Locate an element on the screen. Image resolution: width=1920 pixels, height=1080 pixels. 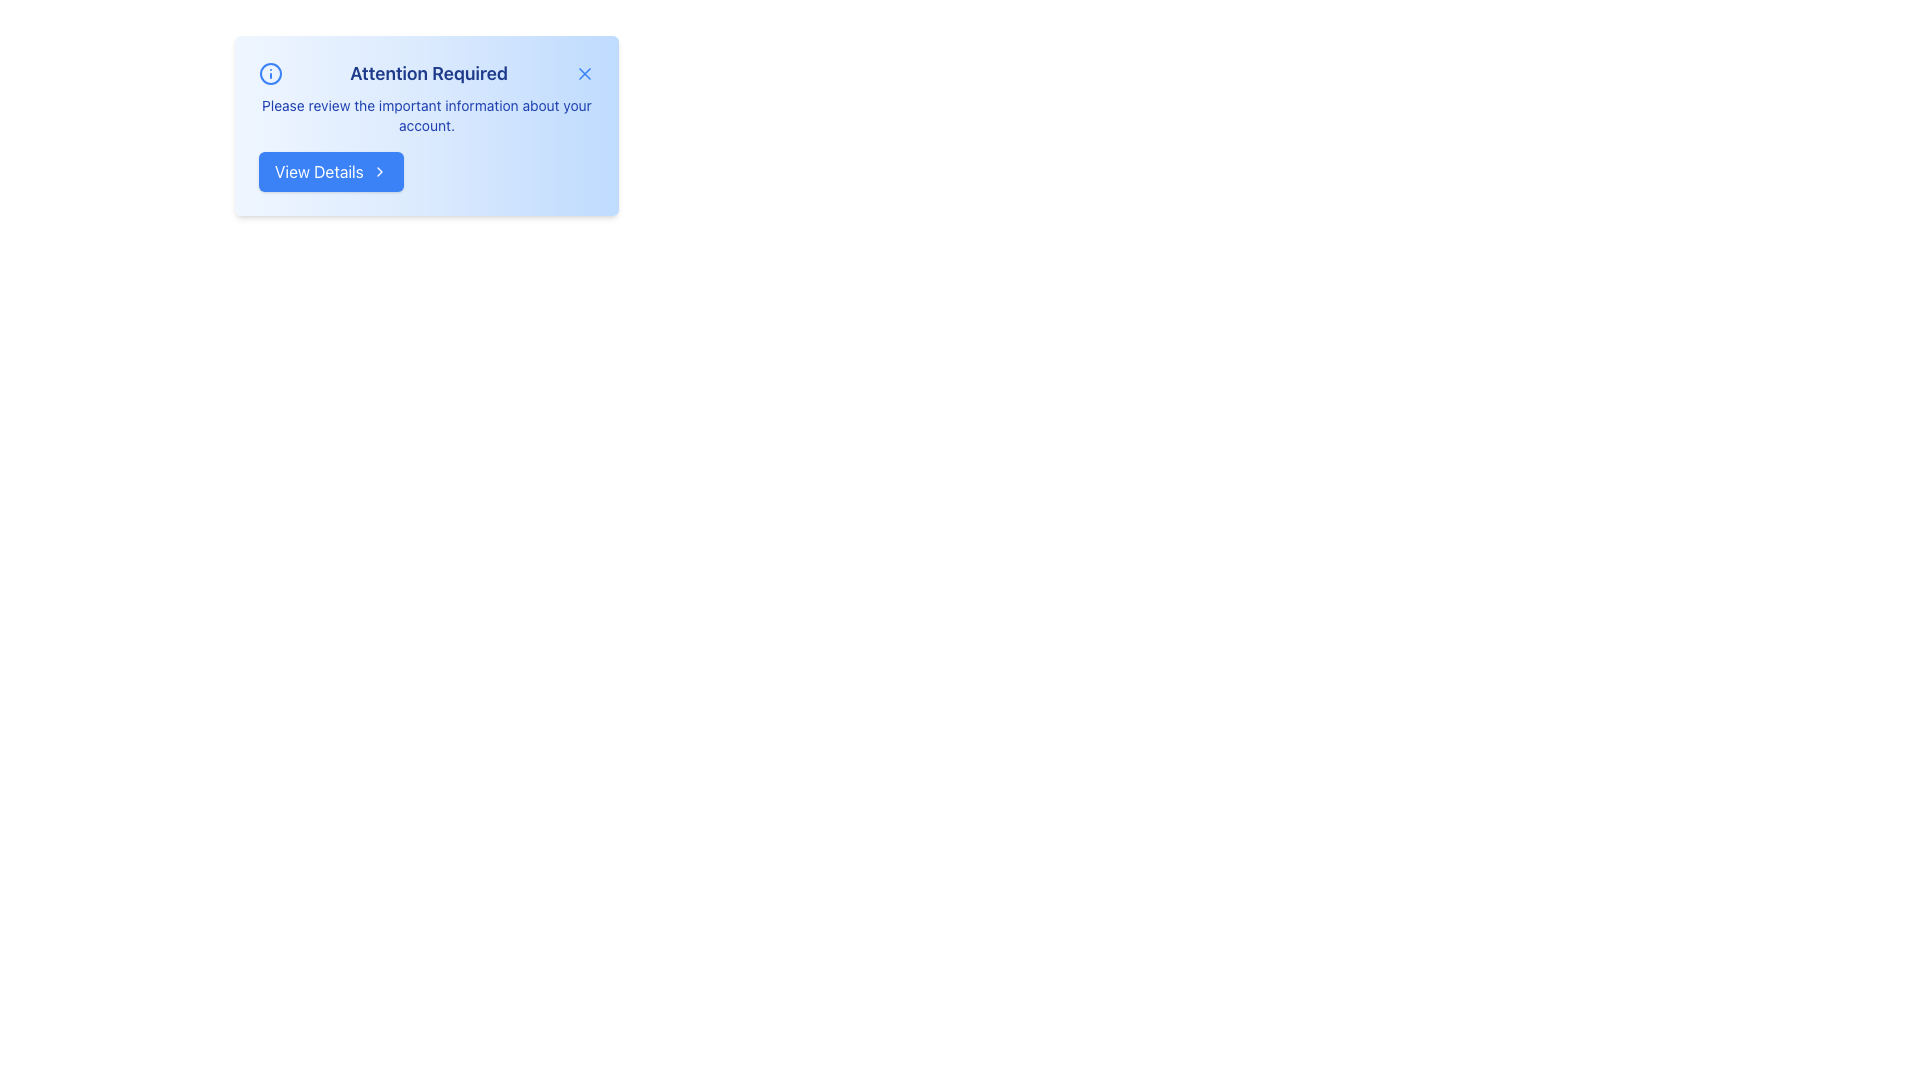
the dismiss button located at the top-right of the notification box is located at coordinates (584, 72).